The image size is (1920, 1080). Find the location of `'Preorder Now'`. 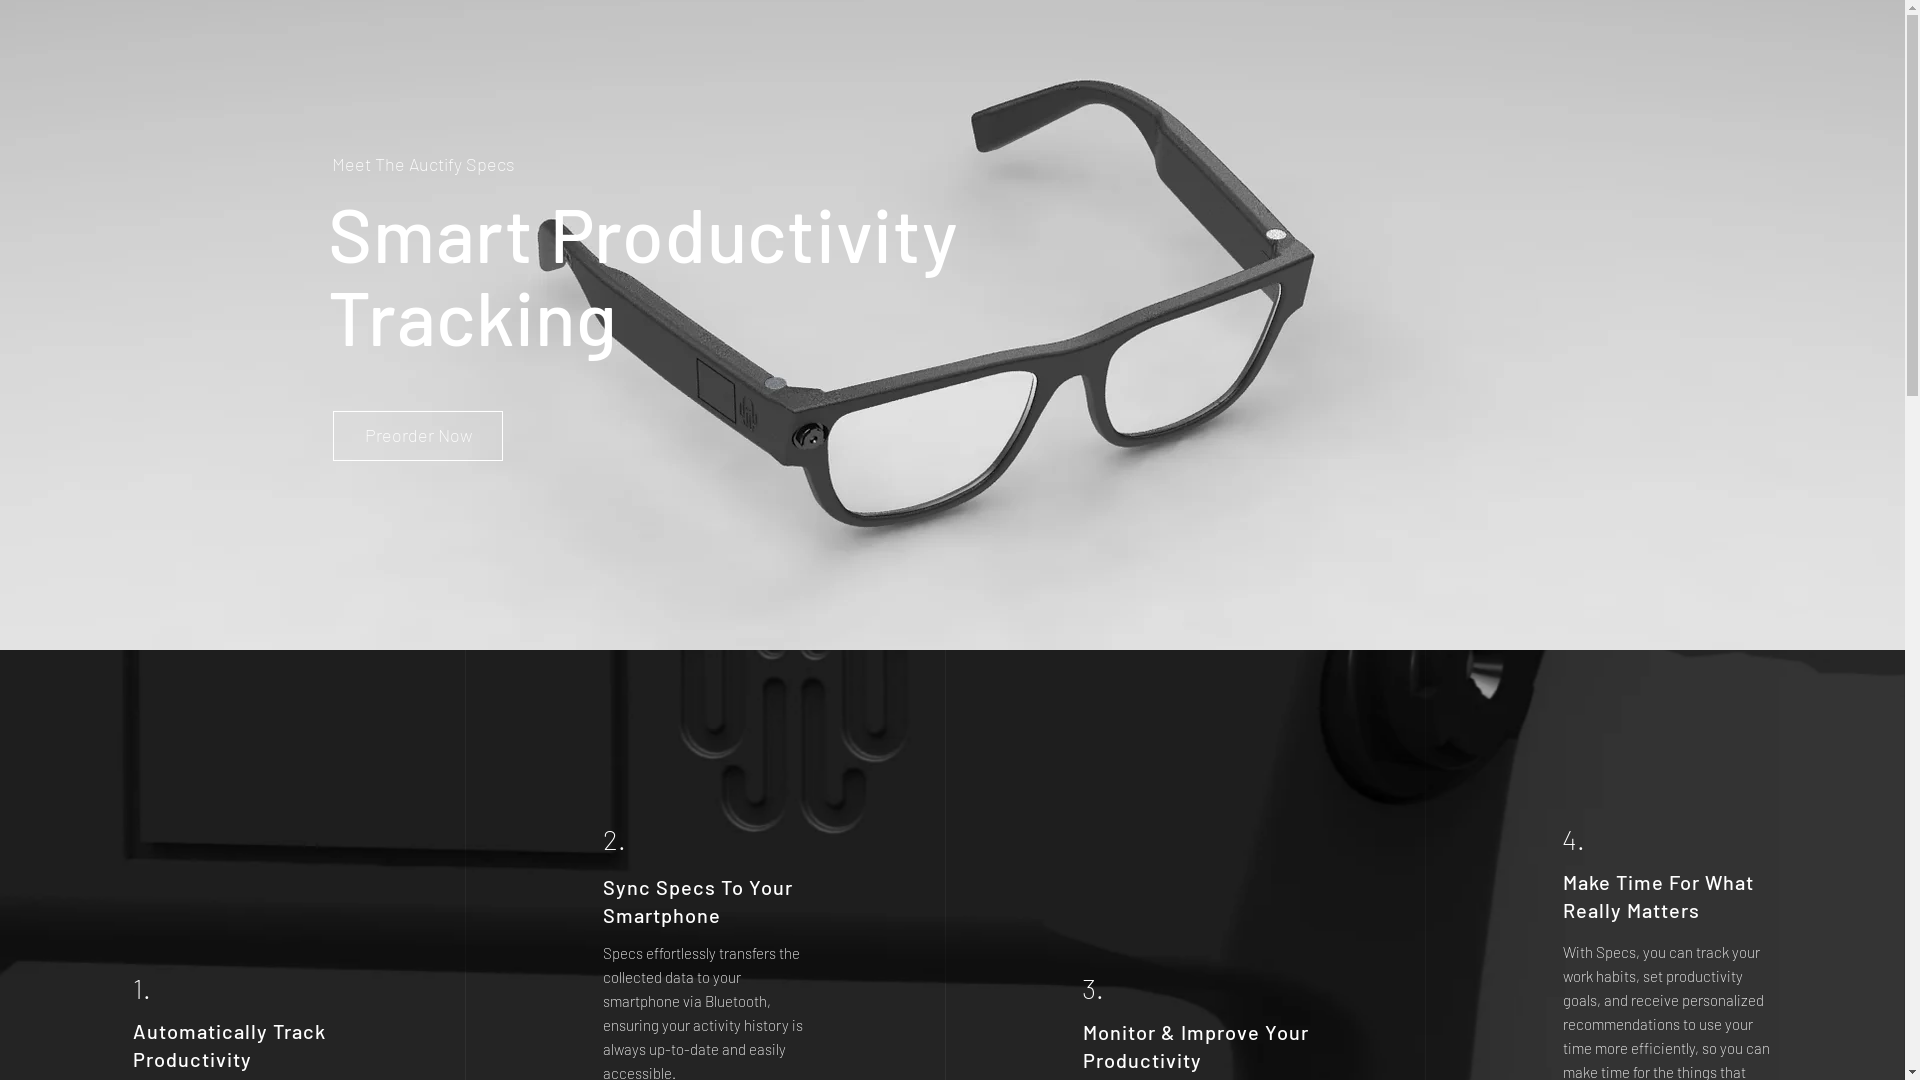

'Preorder Now' is located at coordinates (332, 434).